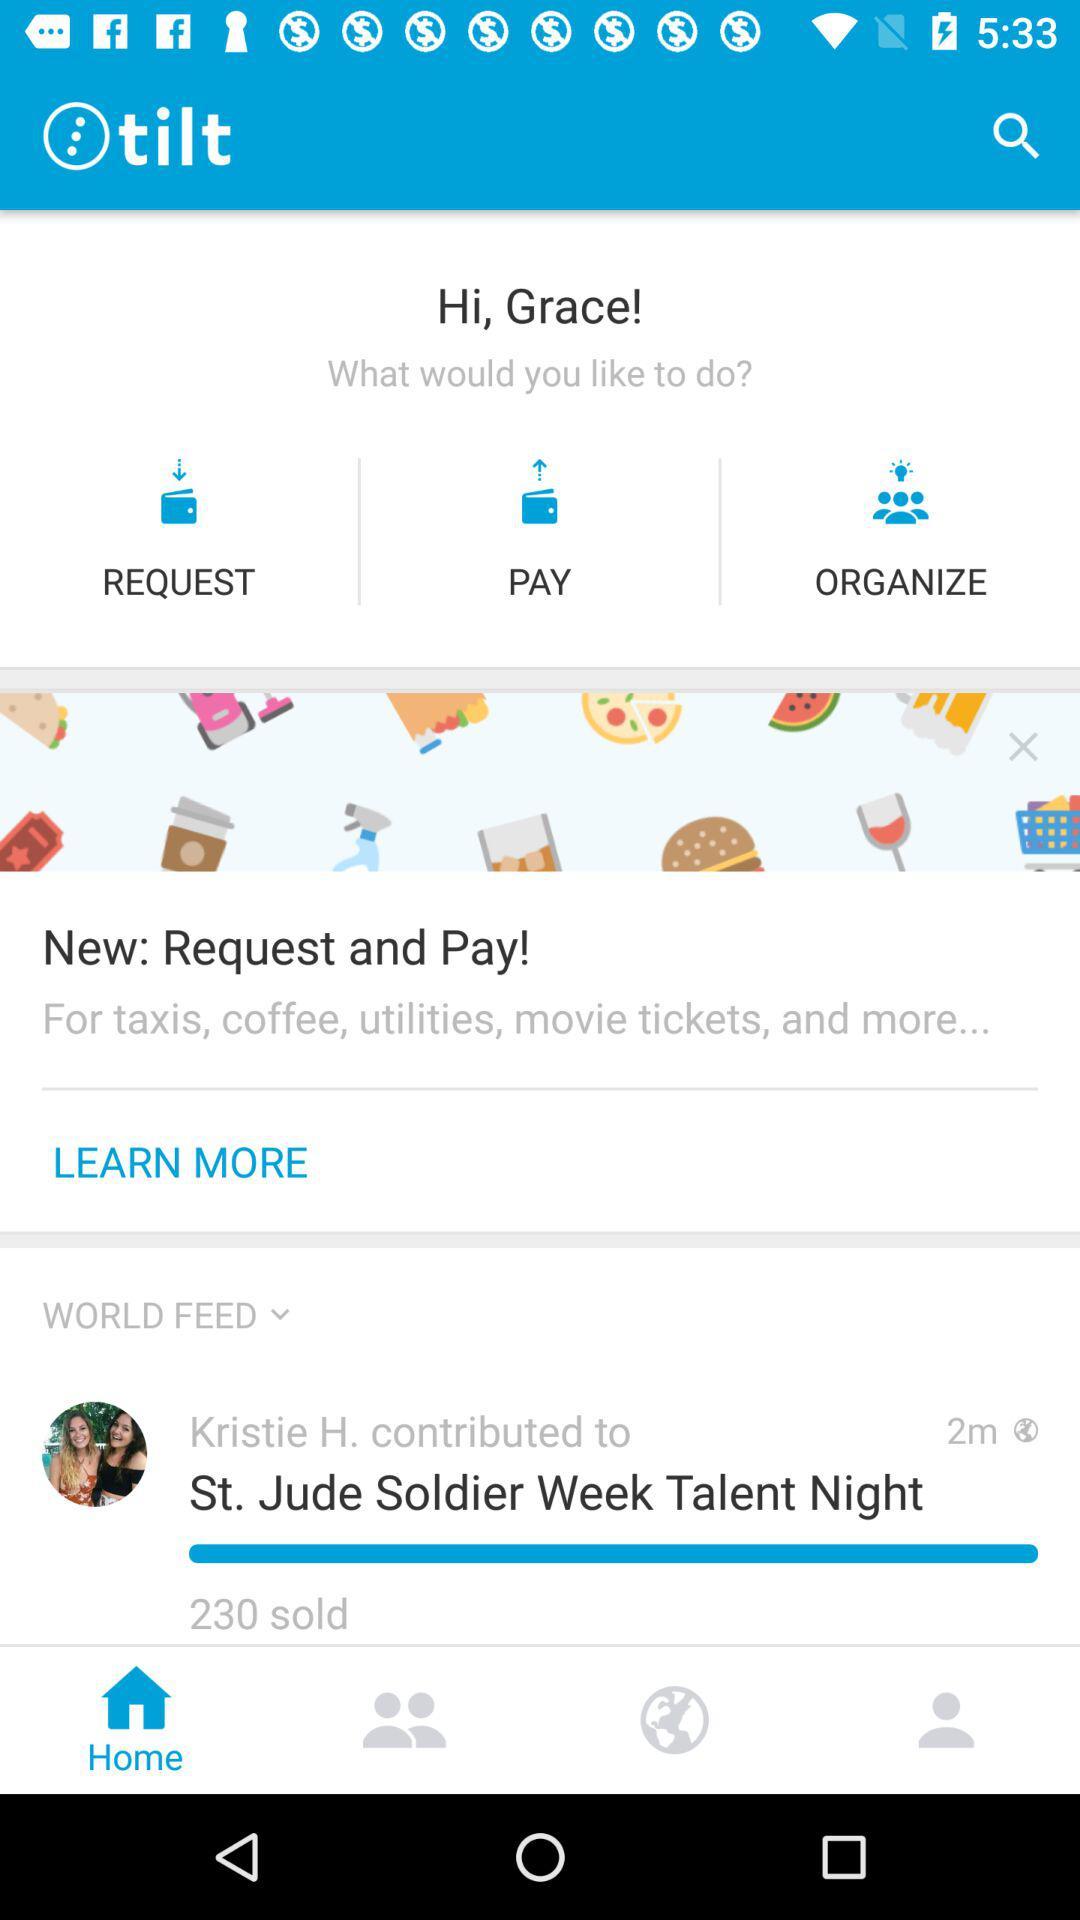 The image size is (1080, 1920). What do you see at coordinates (94, 1454) in the screenshot?
I see `the icon to the left of the kristie h contributed` at bounding box center [94, 1454].